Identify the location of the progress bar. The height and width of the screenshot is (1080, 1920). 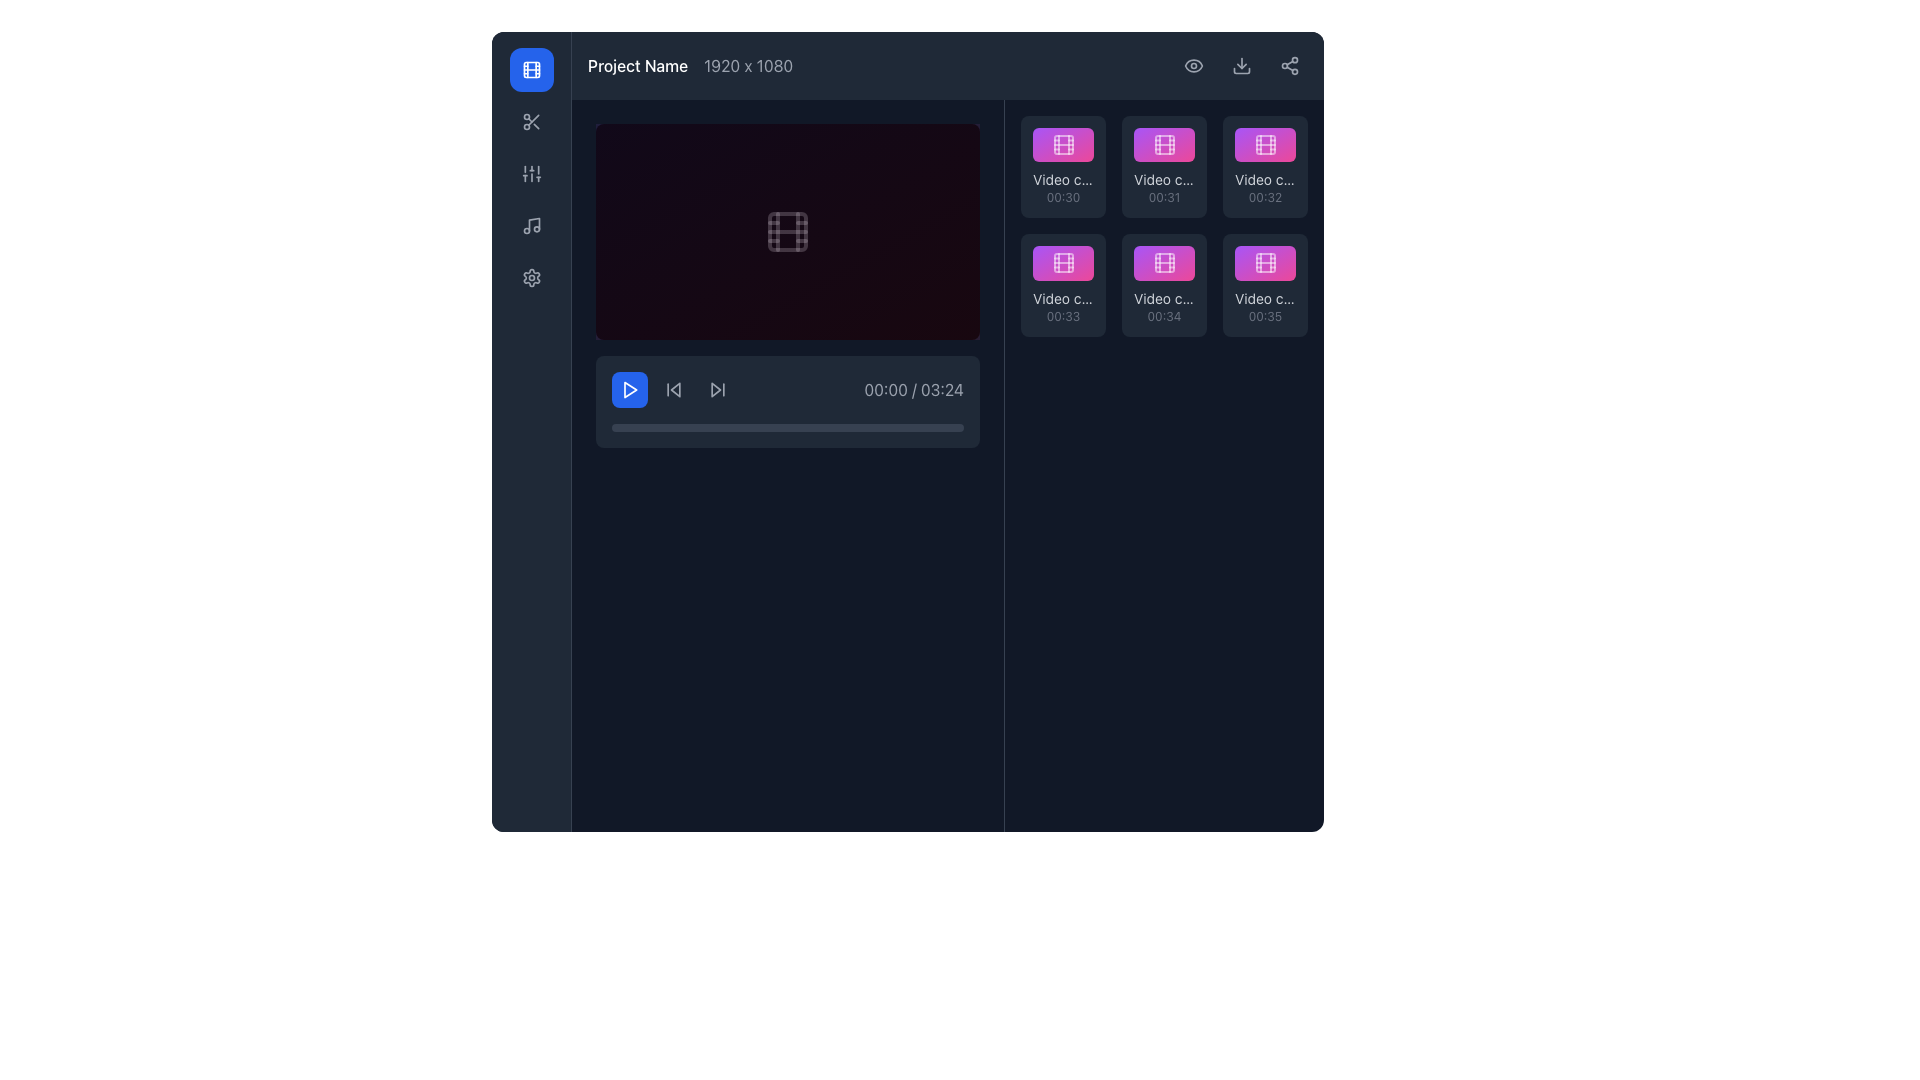
(920, 427).